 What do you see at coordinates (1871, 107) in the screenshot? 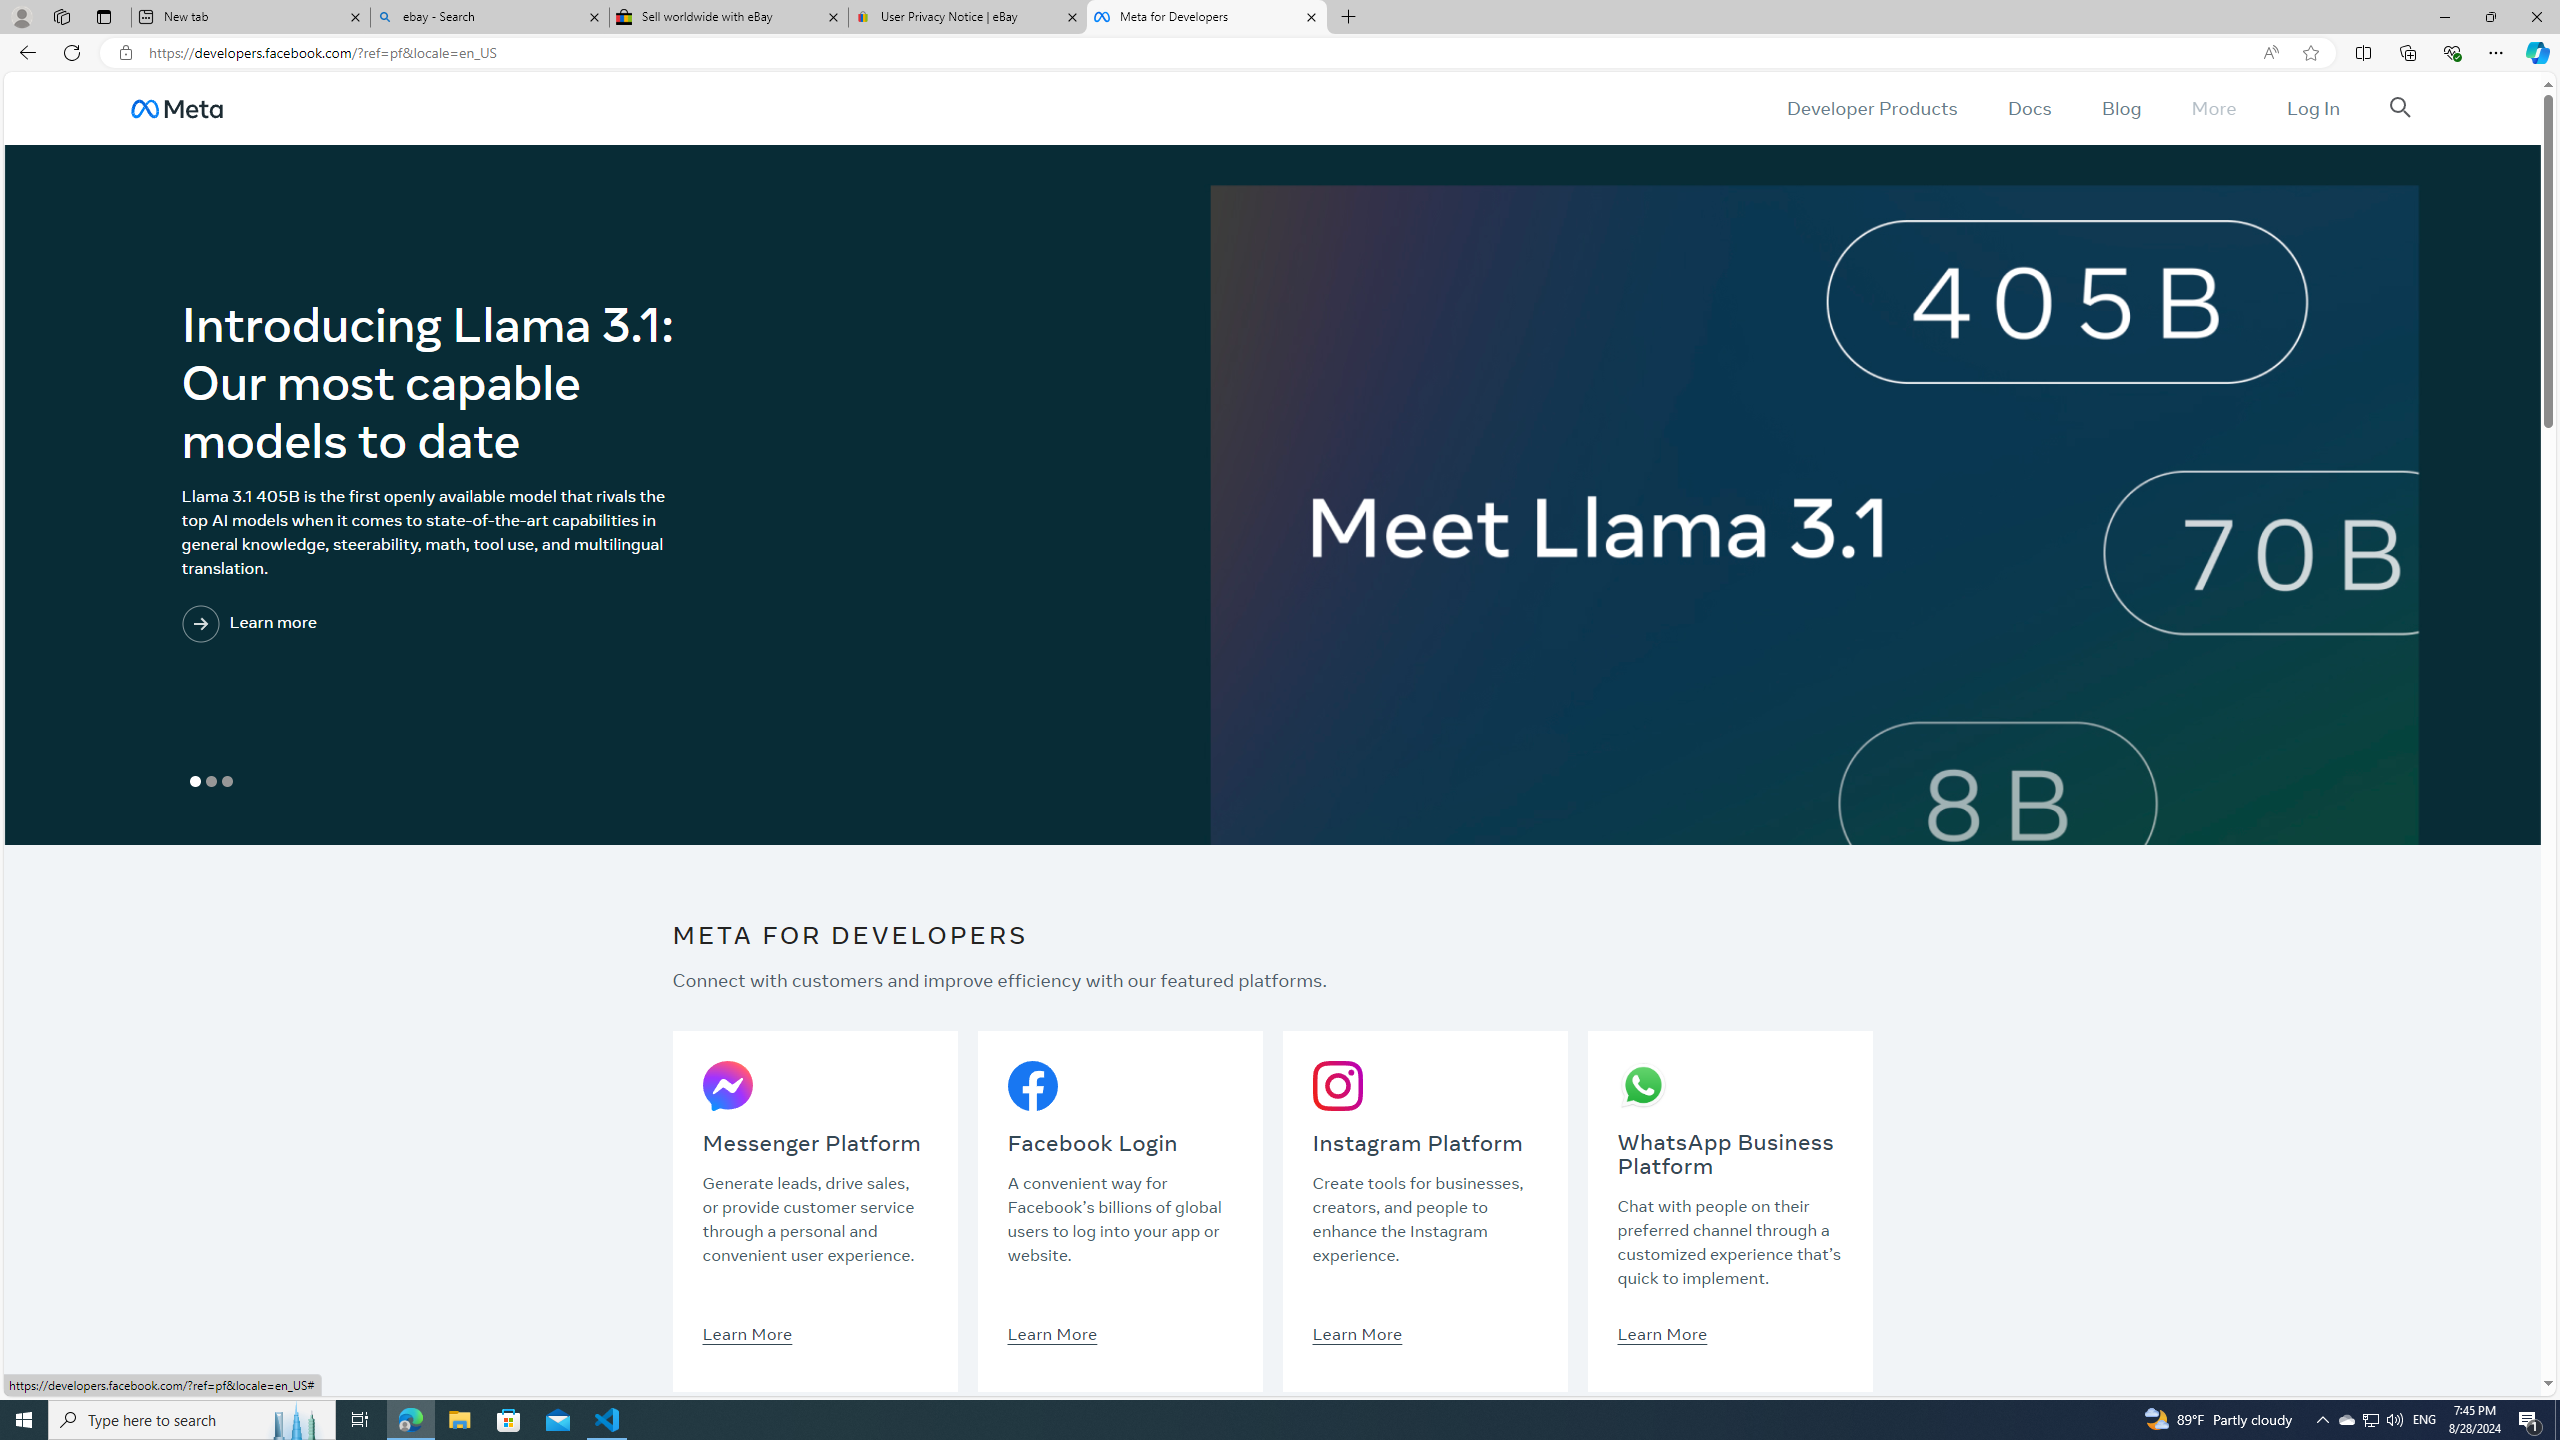
I see `'Developer Products'` at bounding box center [1871, 107].